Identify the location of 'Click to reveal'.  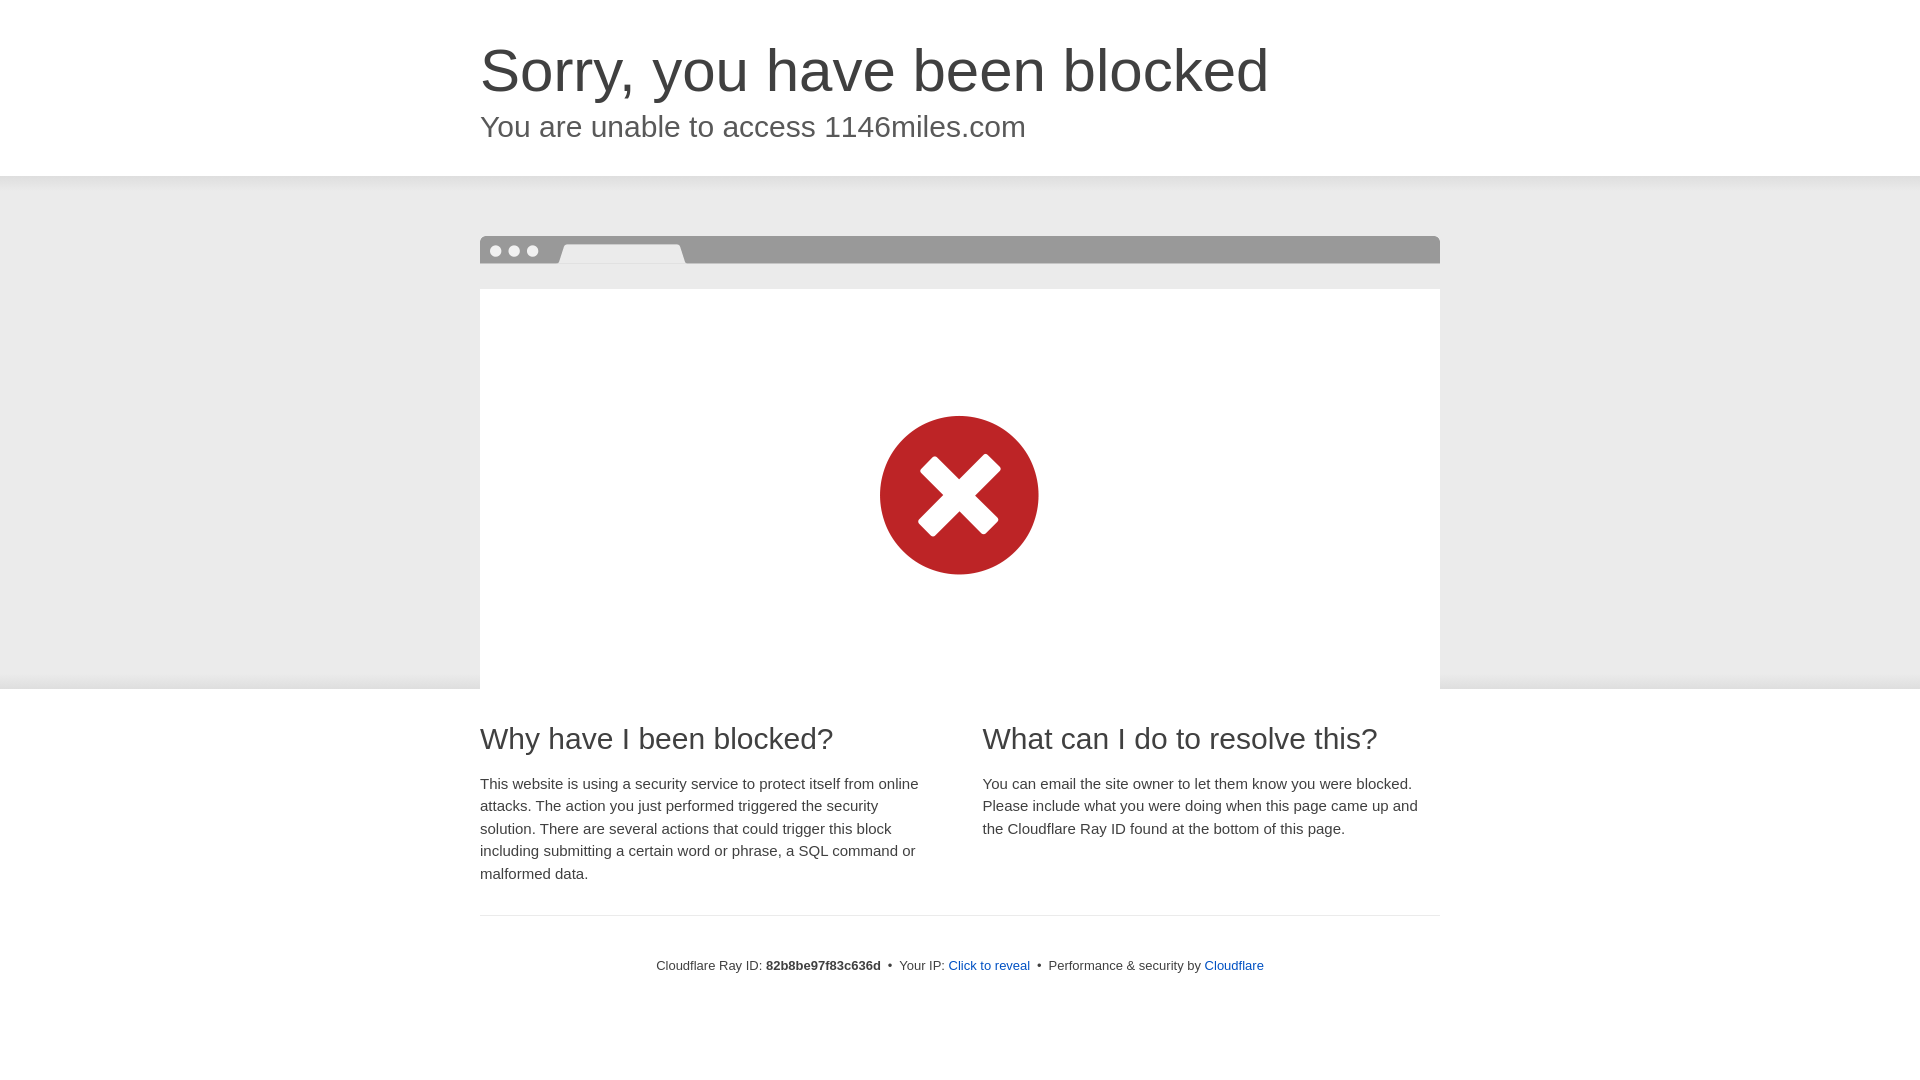
(948, 964).